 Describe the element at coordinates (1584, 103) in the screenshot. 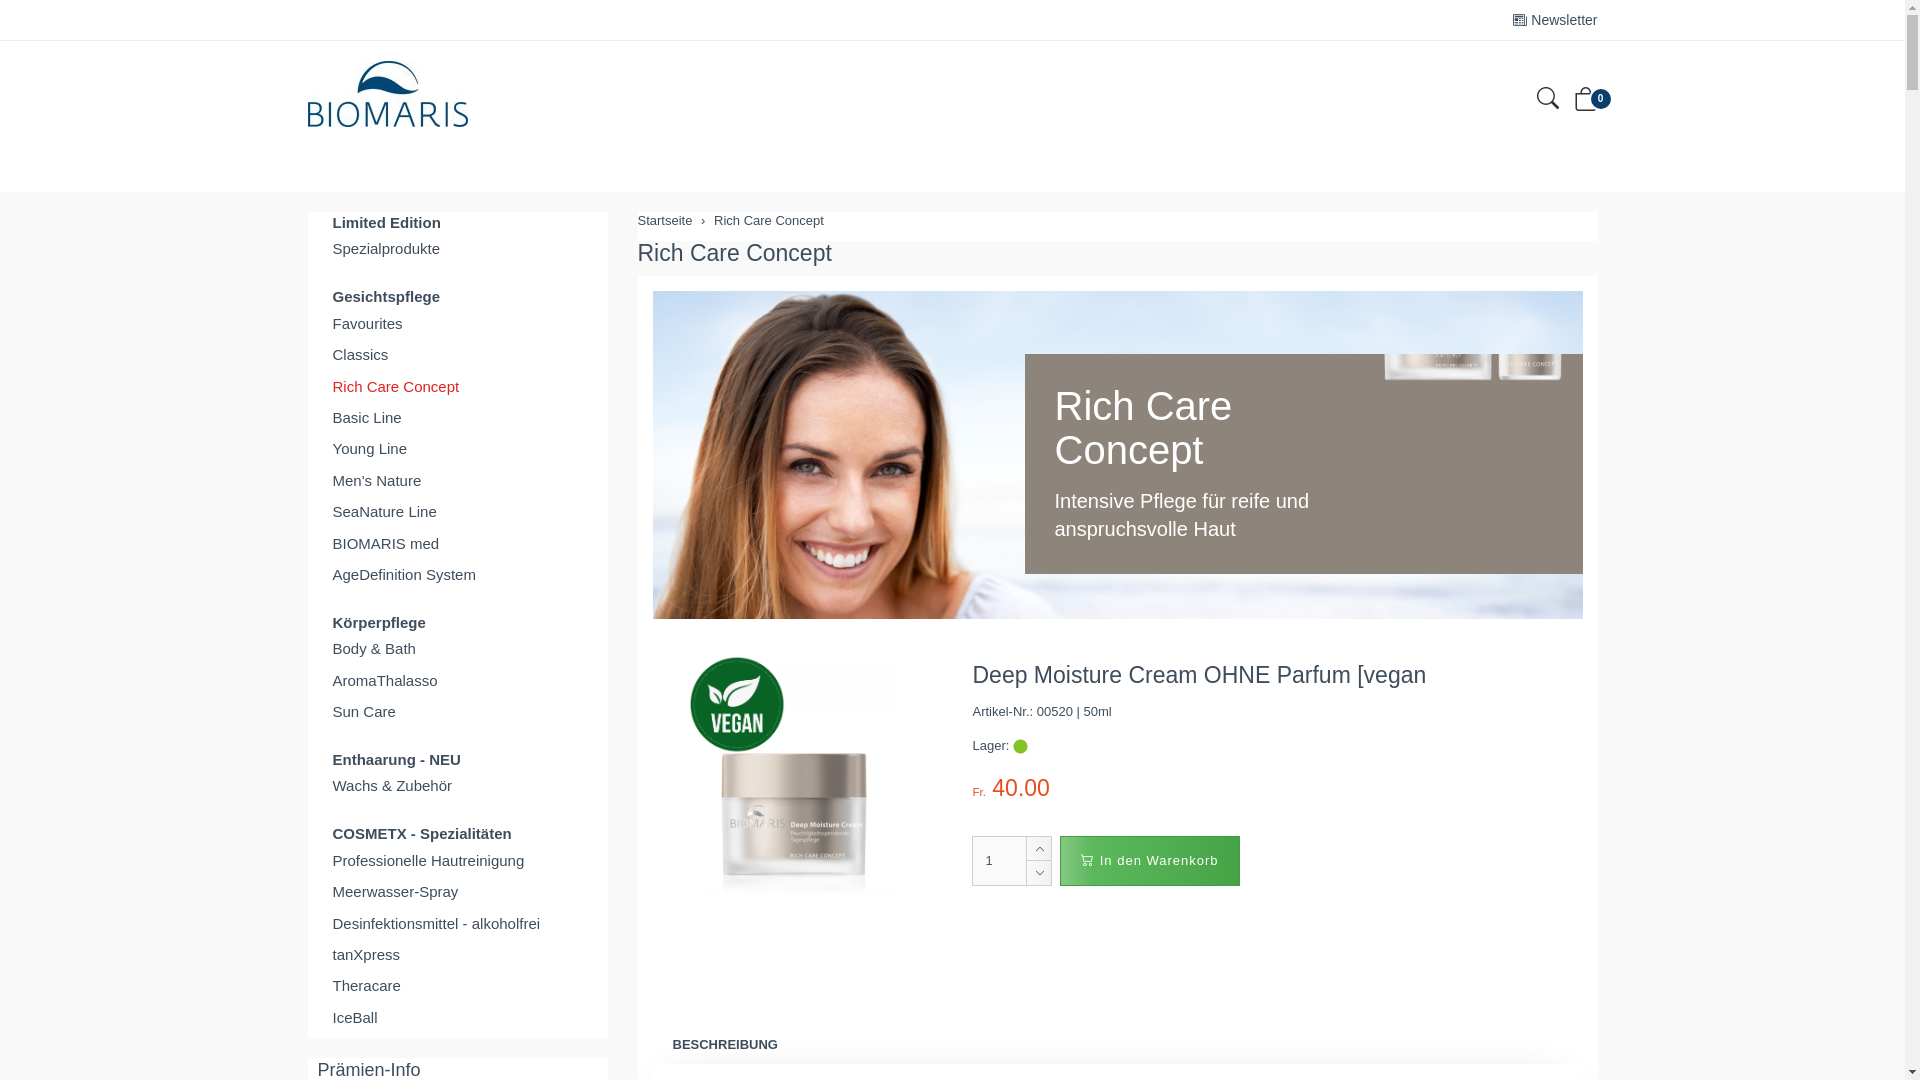

I see `'0'` at that location.